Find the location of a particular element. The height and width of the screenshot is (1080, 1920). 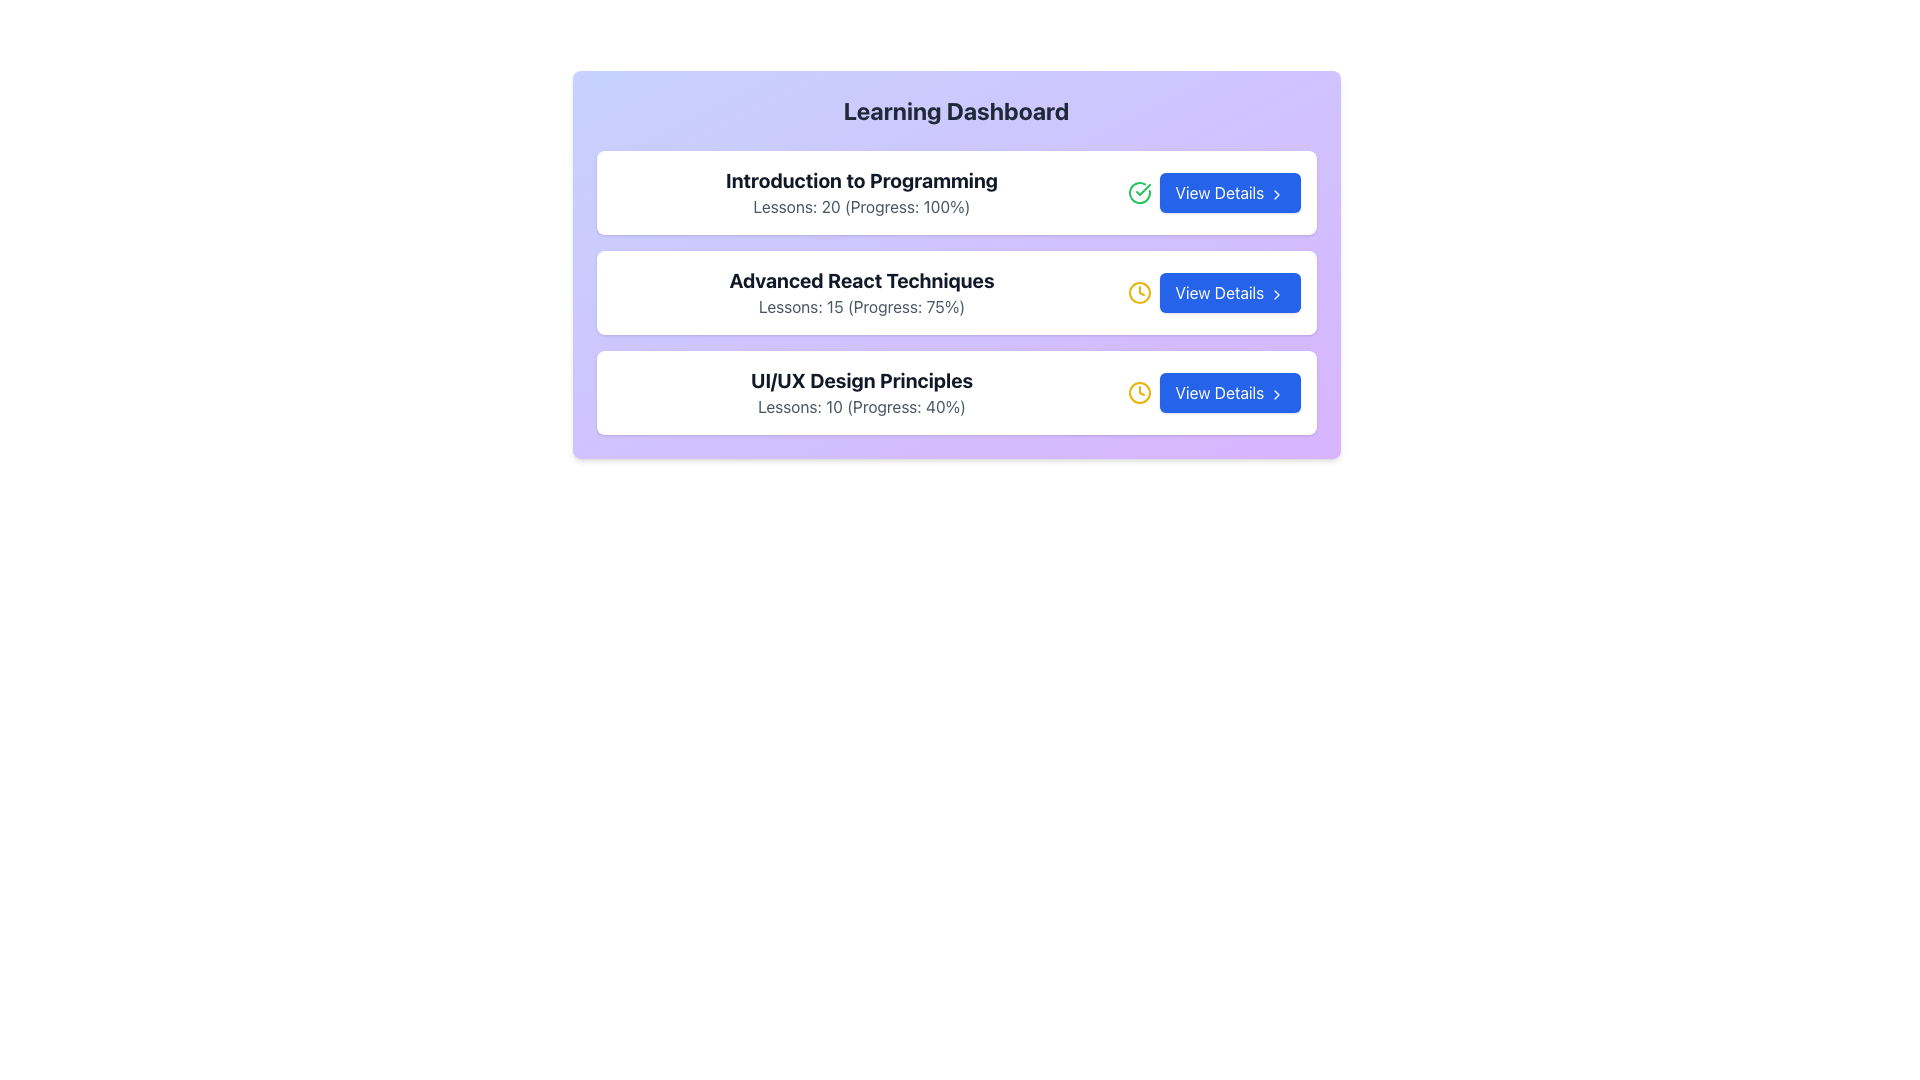

the chevron arrow icon at the far-right of the 'View Details' button, which is the third button in the vertical list associated with the 'UI/UX Design Principles' section is located at coordinates (1275, 394).